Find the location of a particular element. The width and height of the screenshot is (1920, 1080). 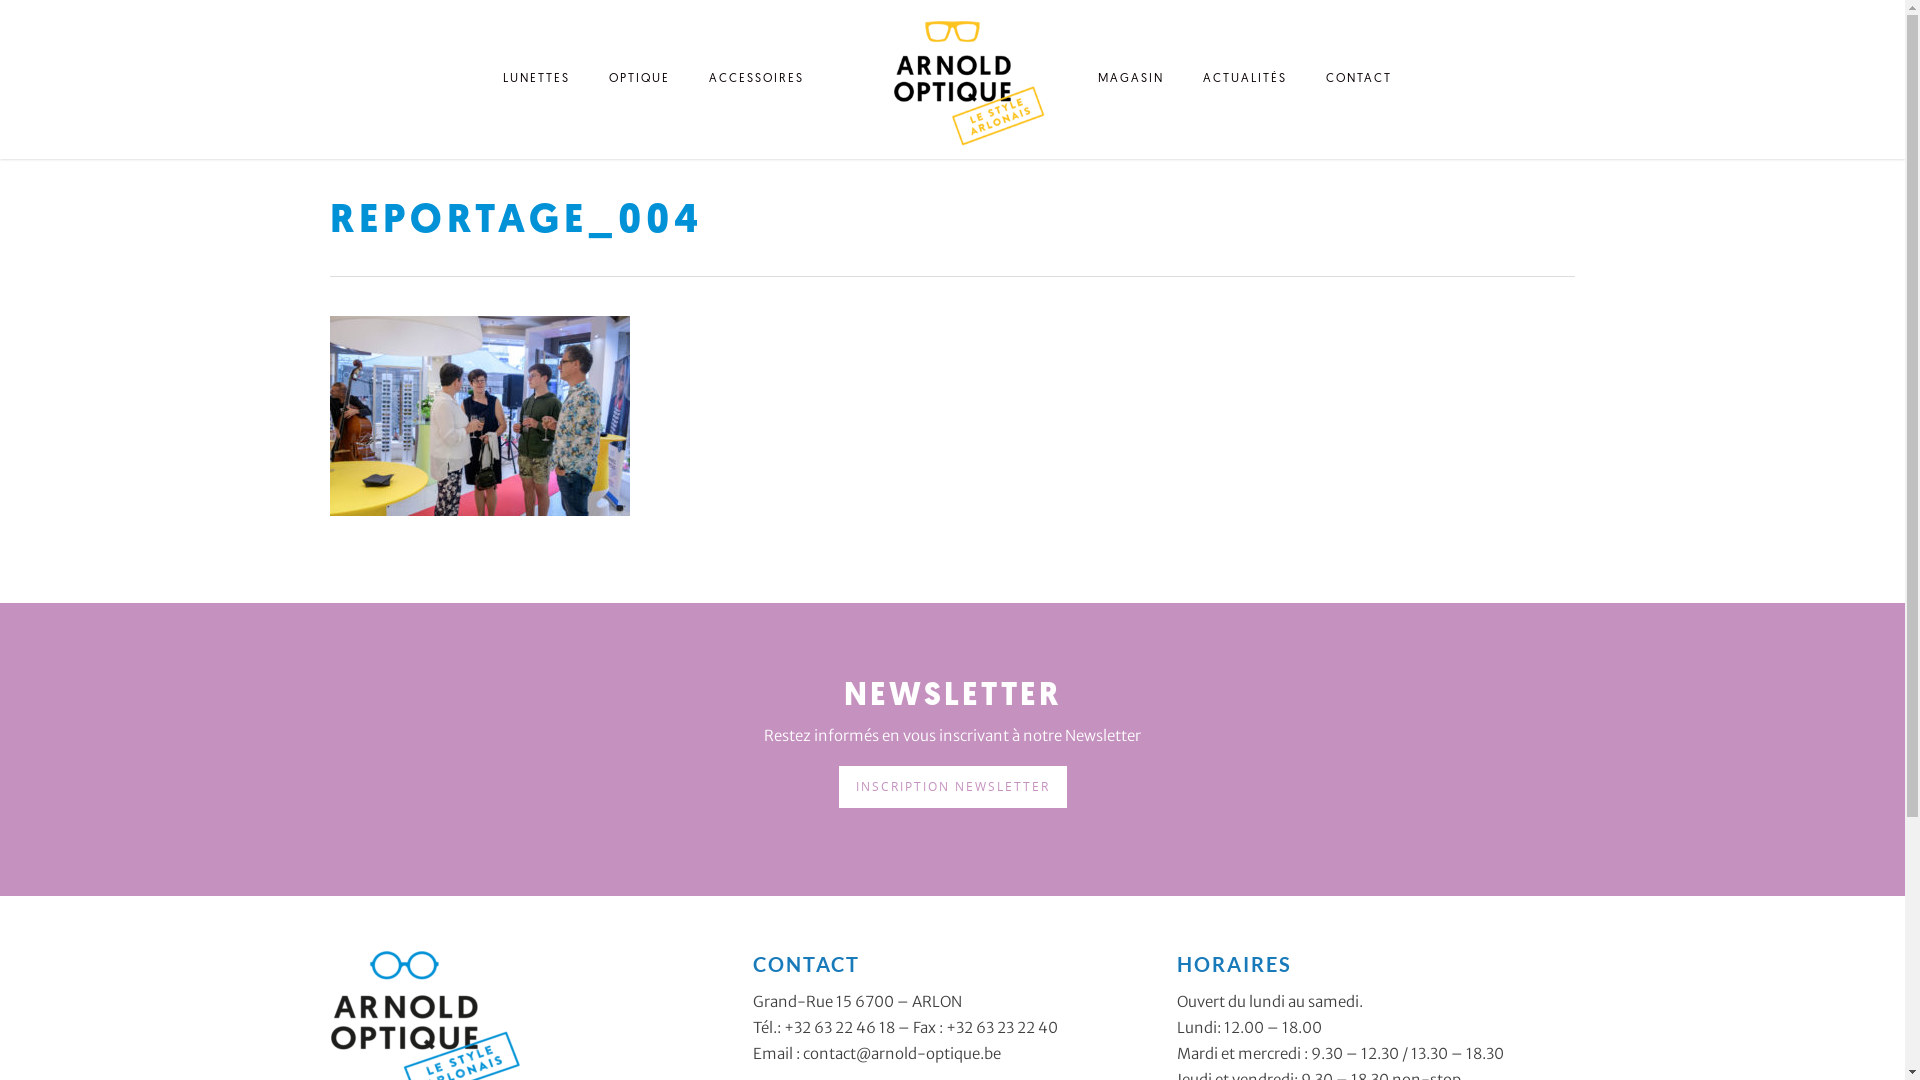

'LUNETTES' is located at coordinates (536, 83).